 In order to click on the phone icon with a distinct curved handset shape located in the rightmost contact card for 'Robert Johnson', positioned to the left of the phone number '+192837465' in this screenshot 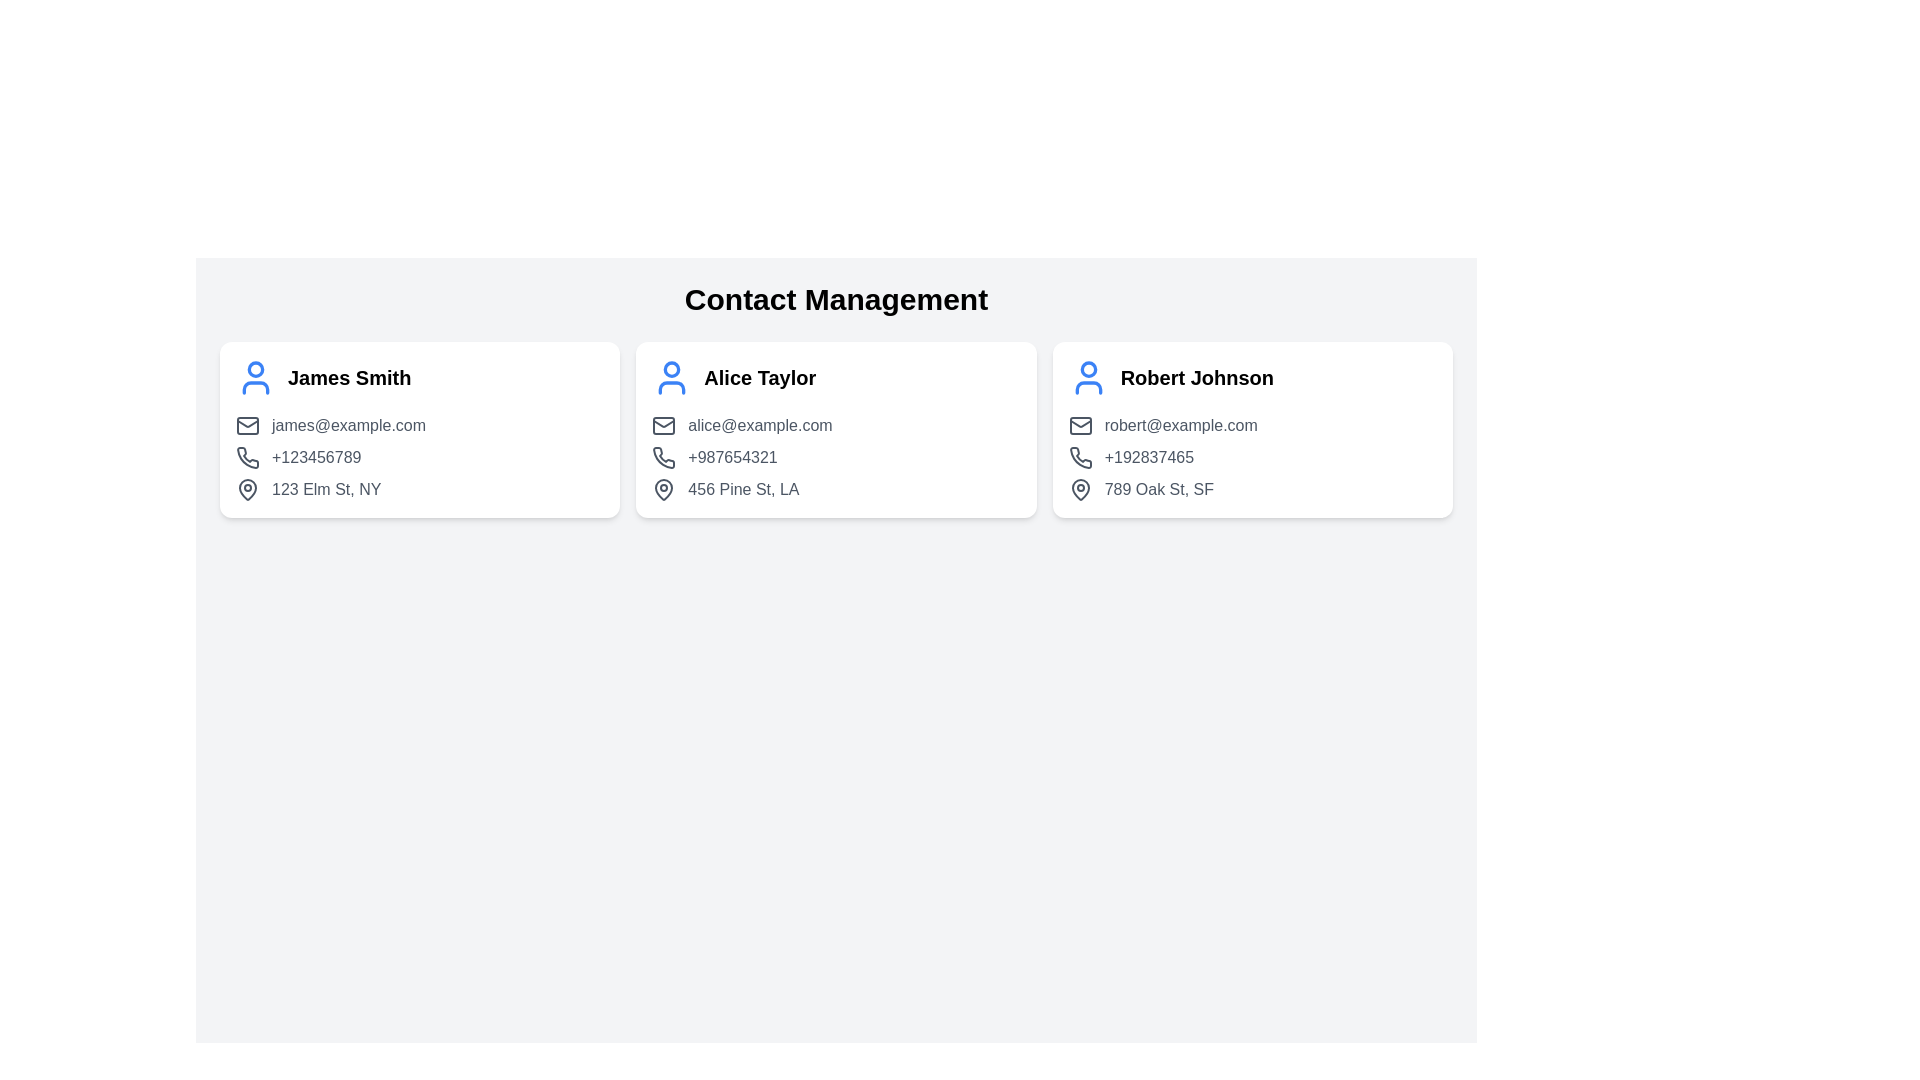, I will do `click(1079, 457)`.